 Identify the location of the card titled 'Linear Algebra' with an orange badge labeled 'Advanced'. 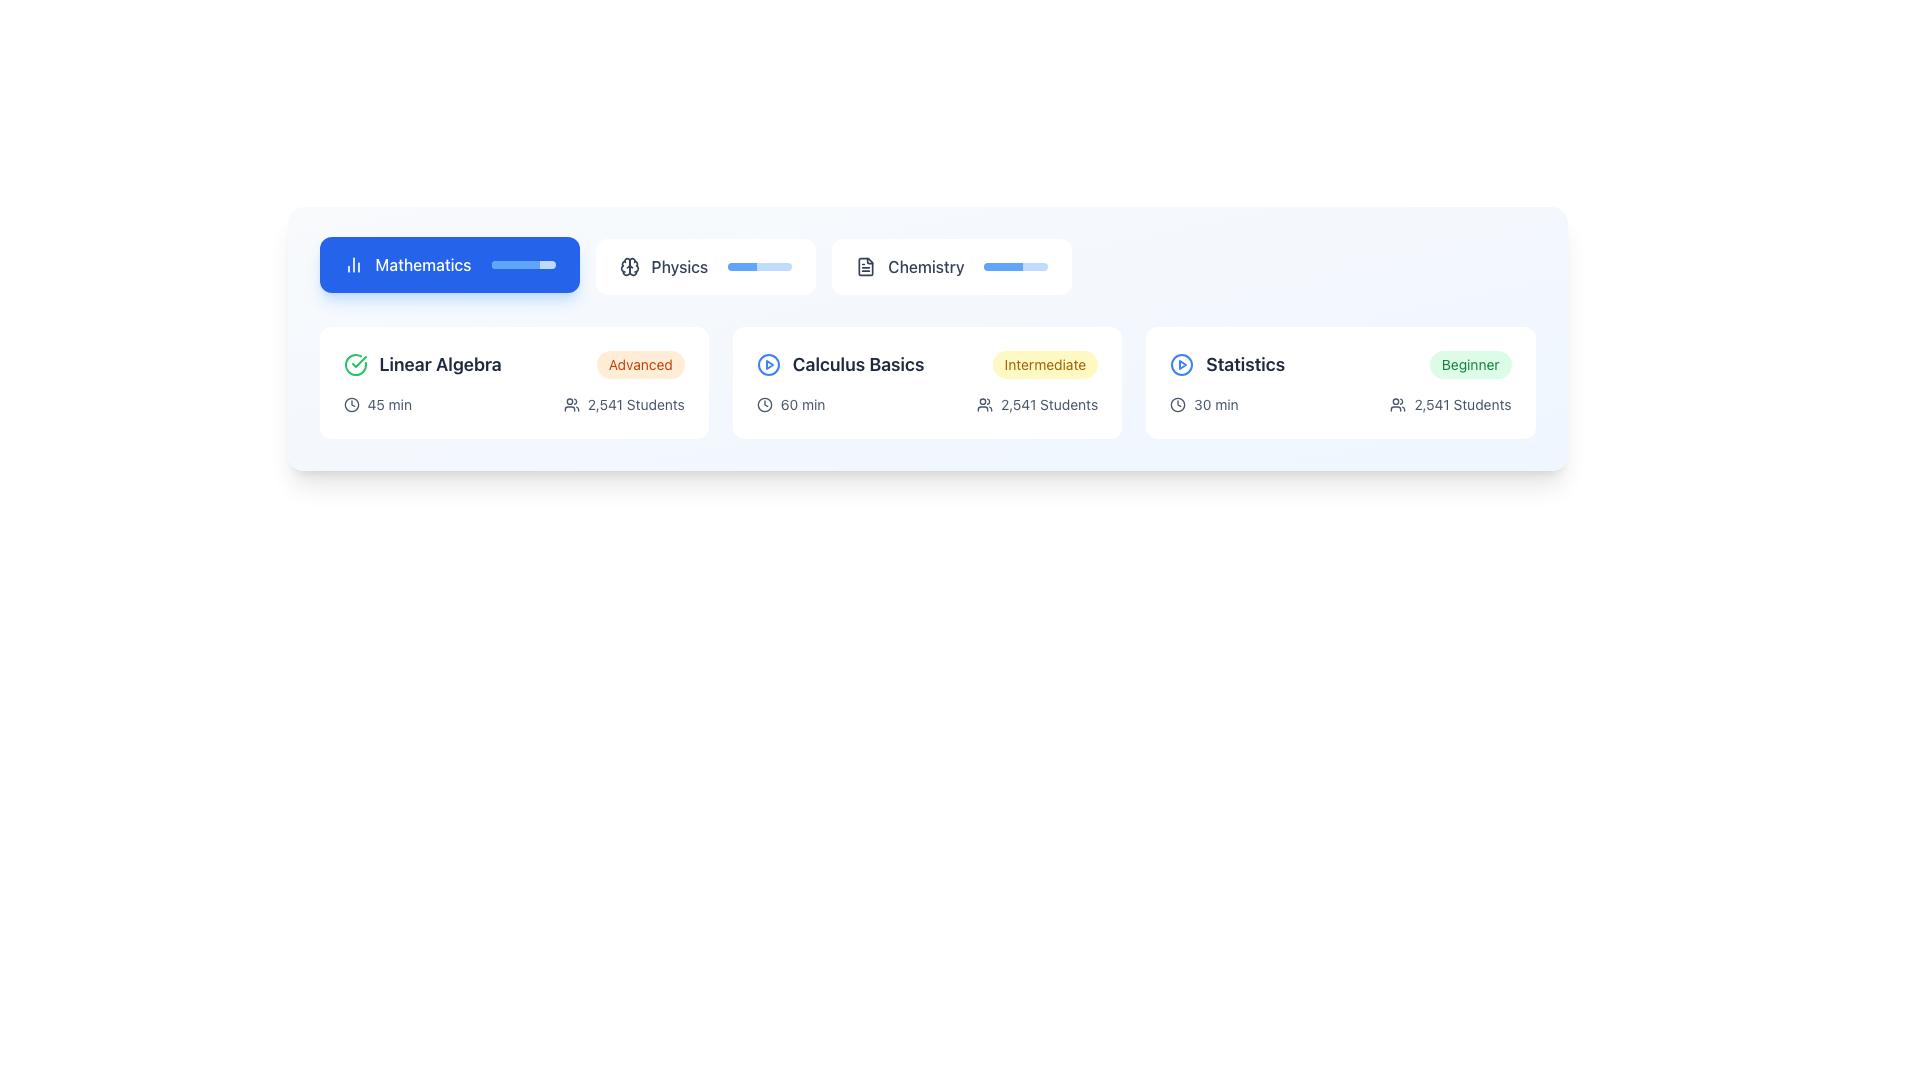
(514, 382).